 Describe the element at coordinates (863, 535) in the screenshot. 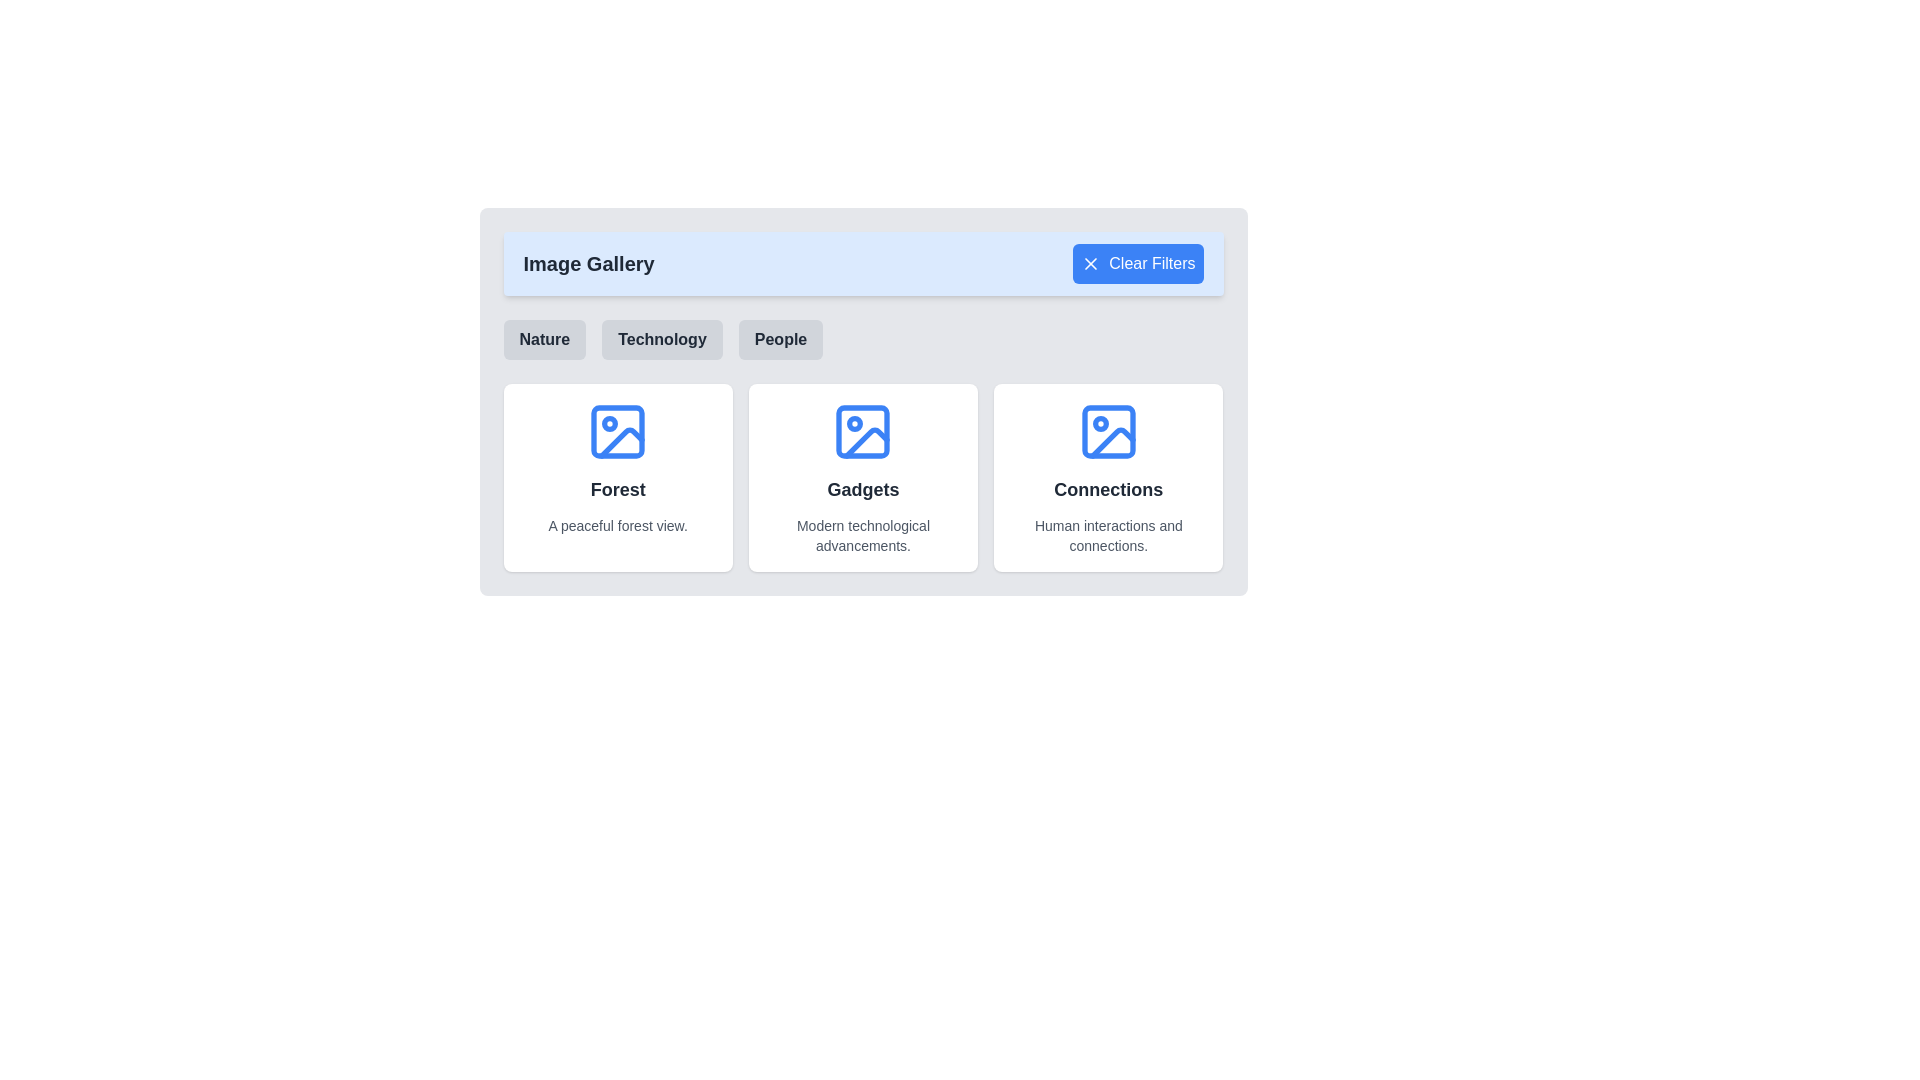

I see `the descriptive subtitle Text label located below the title 'Gadgets' in the Gadgets card, which provides additional context about its contents` at that location.